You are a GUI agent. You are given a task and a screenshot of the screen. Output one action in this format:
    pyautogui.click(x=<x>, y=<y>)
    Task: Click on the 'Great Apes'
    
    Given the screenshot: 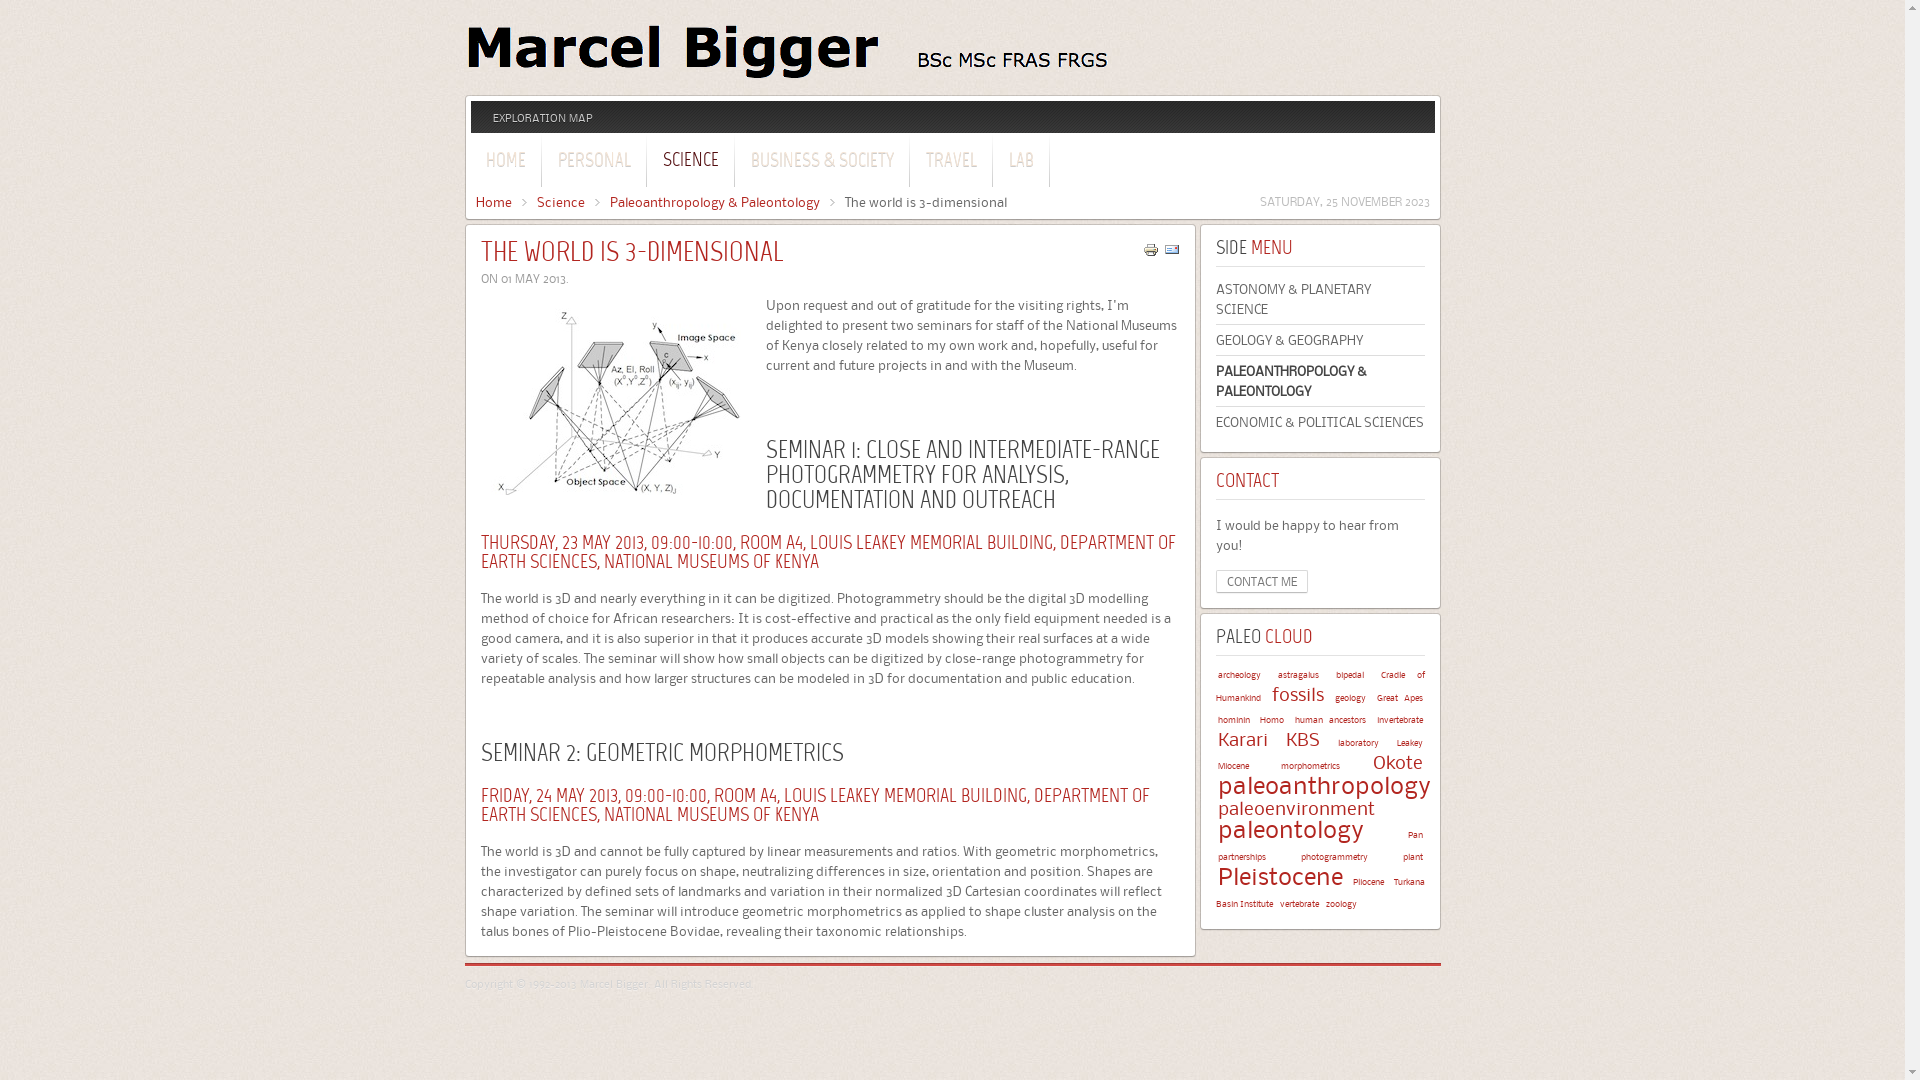 What is the action you would take?
    pyautogui.click(x=1397, y=696)
    